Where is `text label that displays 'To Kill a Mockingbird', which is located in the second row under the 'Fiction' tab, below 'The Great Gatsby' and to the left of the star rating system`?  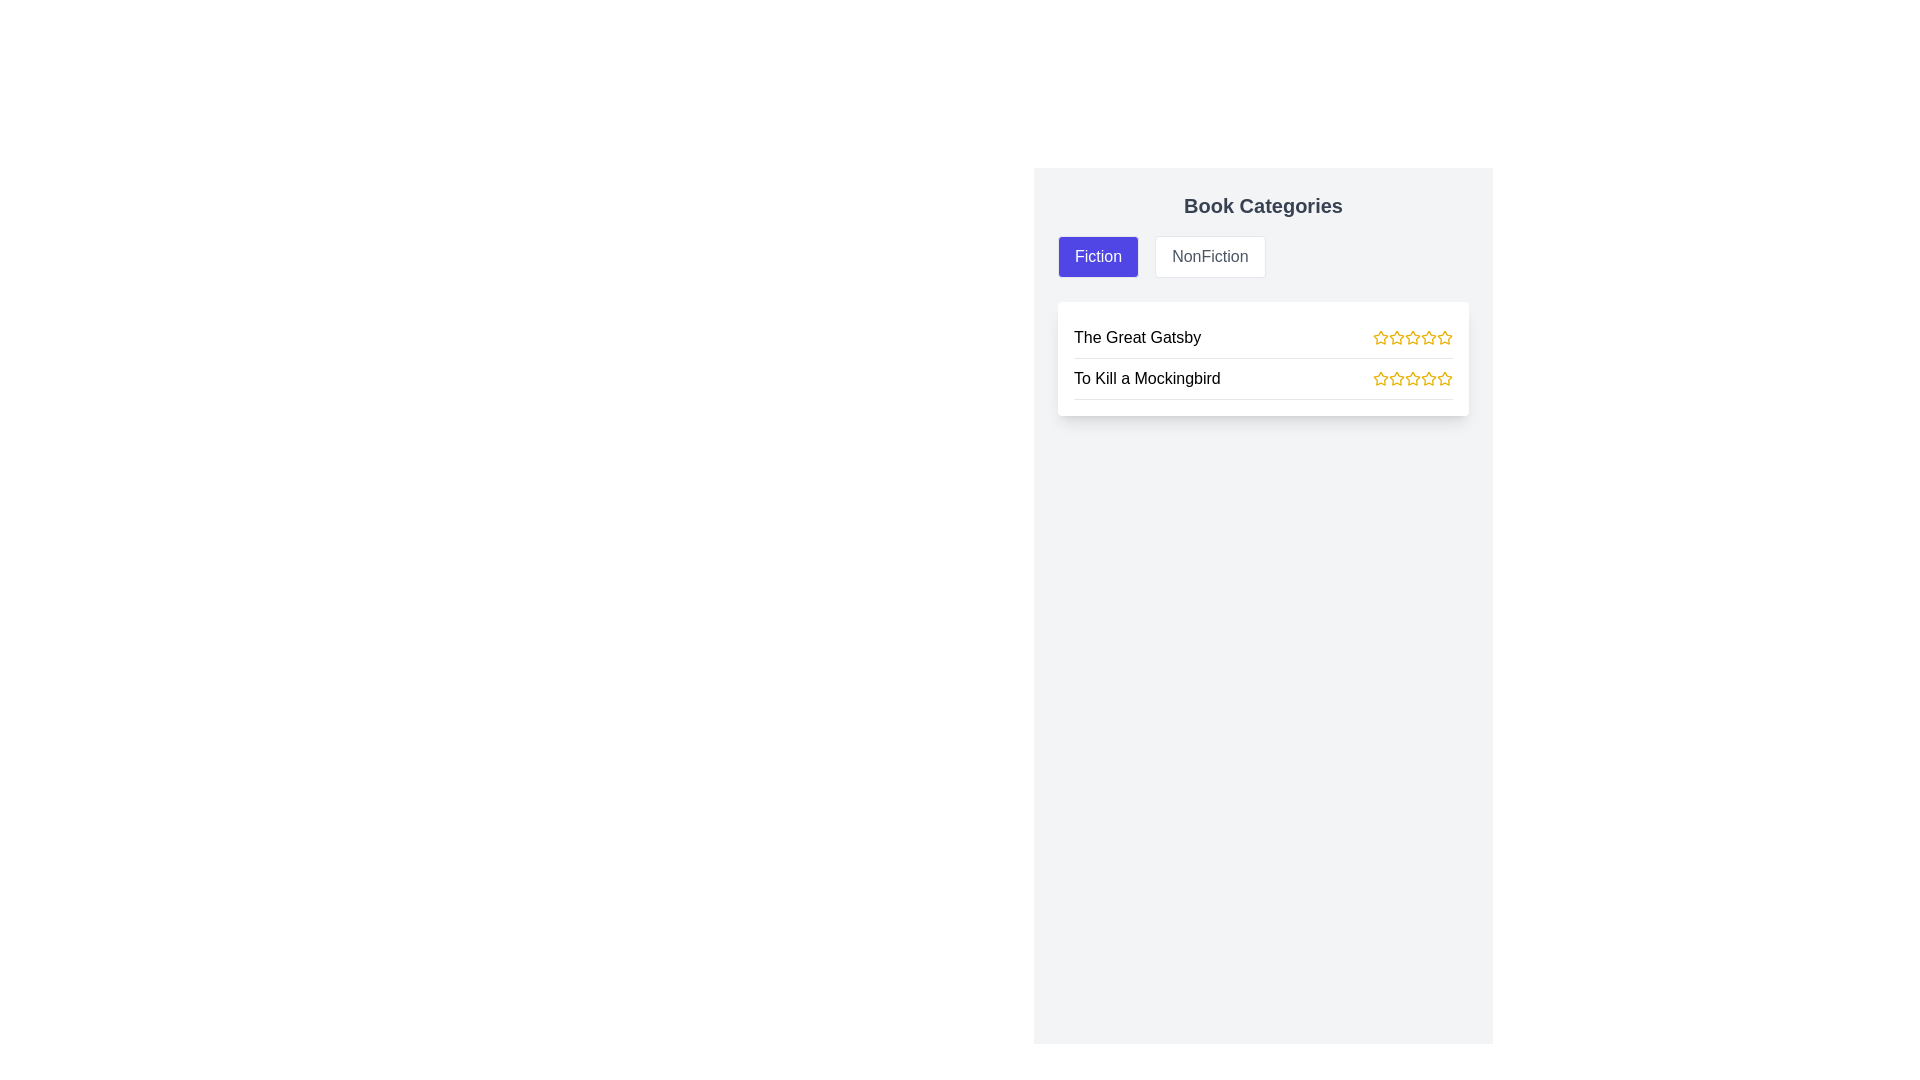
text label that displays 'To Kill a Mockingbird', which is located in the second row under the 'Fiction' tab, below 'The Great Gatsby' and to the left of the star rating system is located at coordinates (1147, 378).